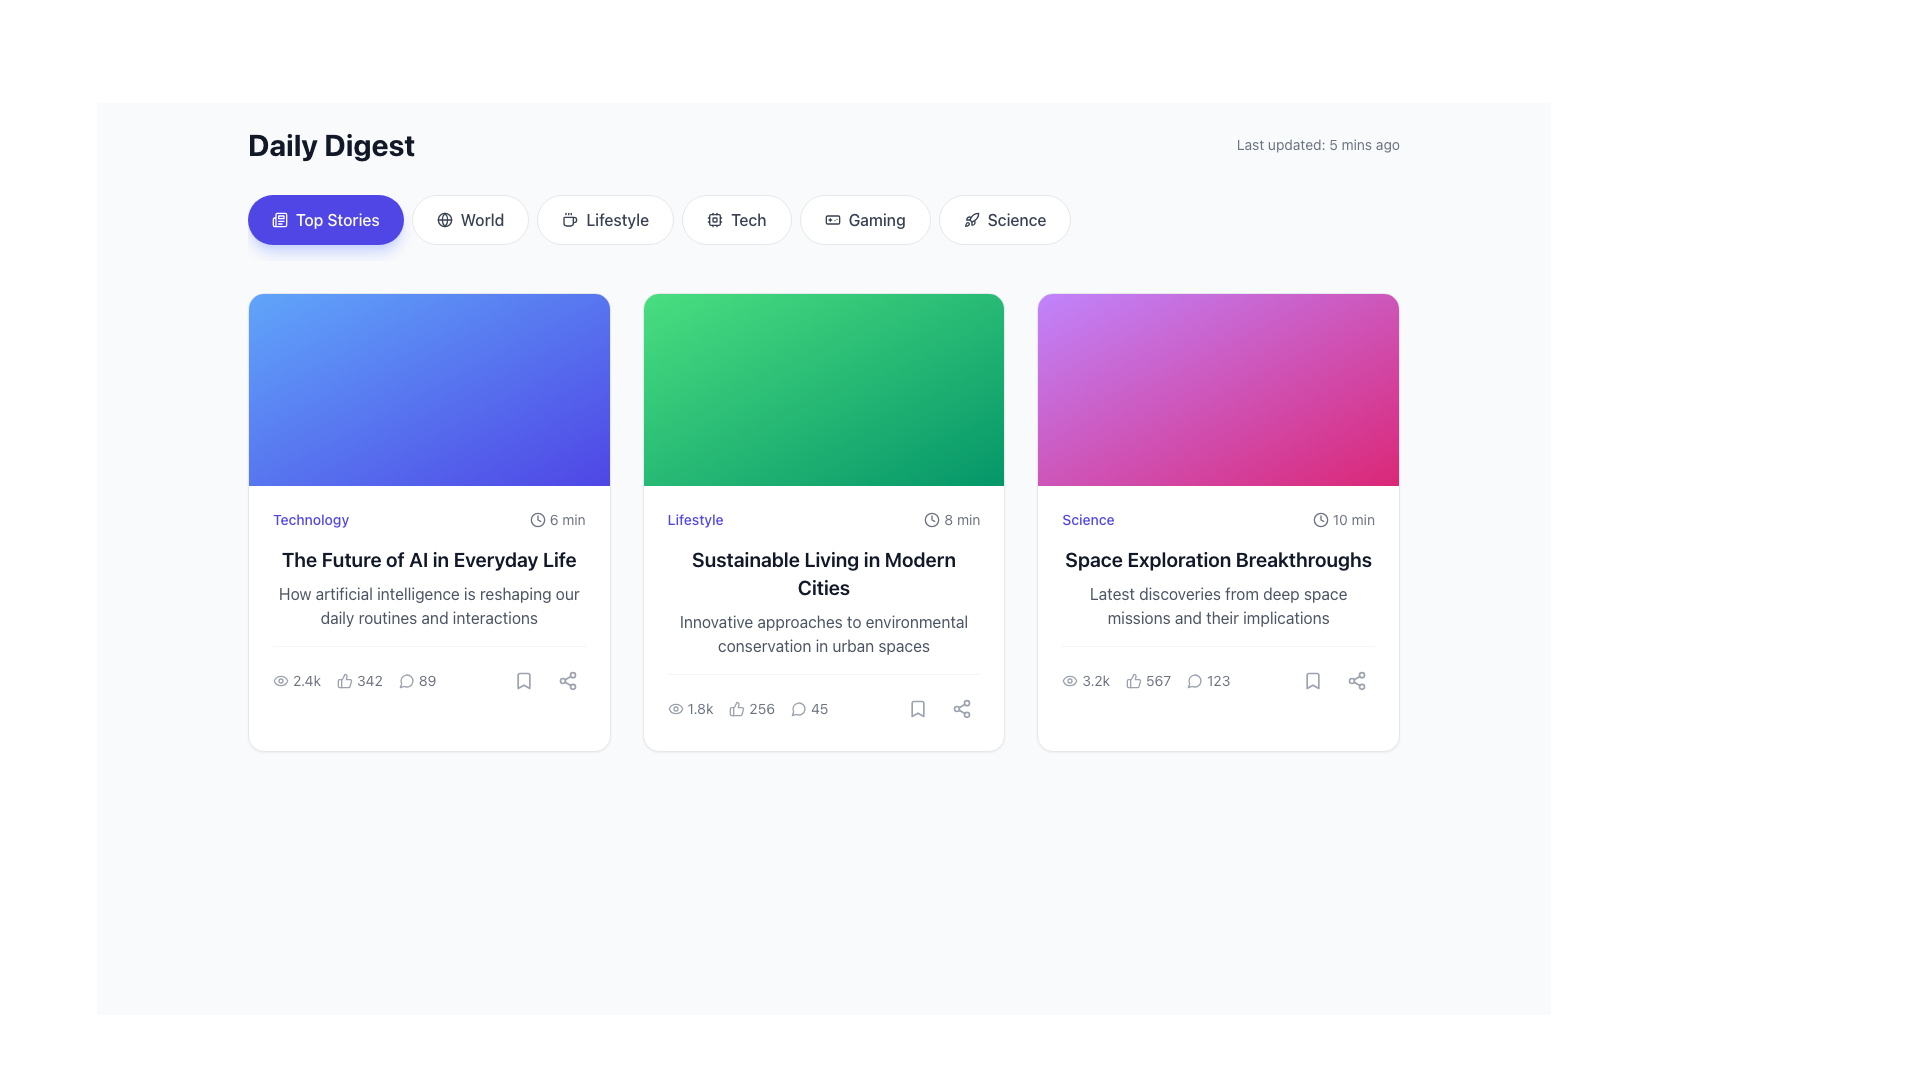 The height and width of the screenshot is (1080, 1920). I want to click on the 'Science' category icon, which is the first visual element on the left side of the button labeled 'Science', so click(971, 219).